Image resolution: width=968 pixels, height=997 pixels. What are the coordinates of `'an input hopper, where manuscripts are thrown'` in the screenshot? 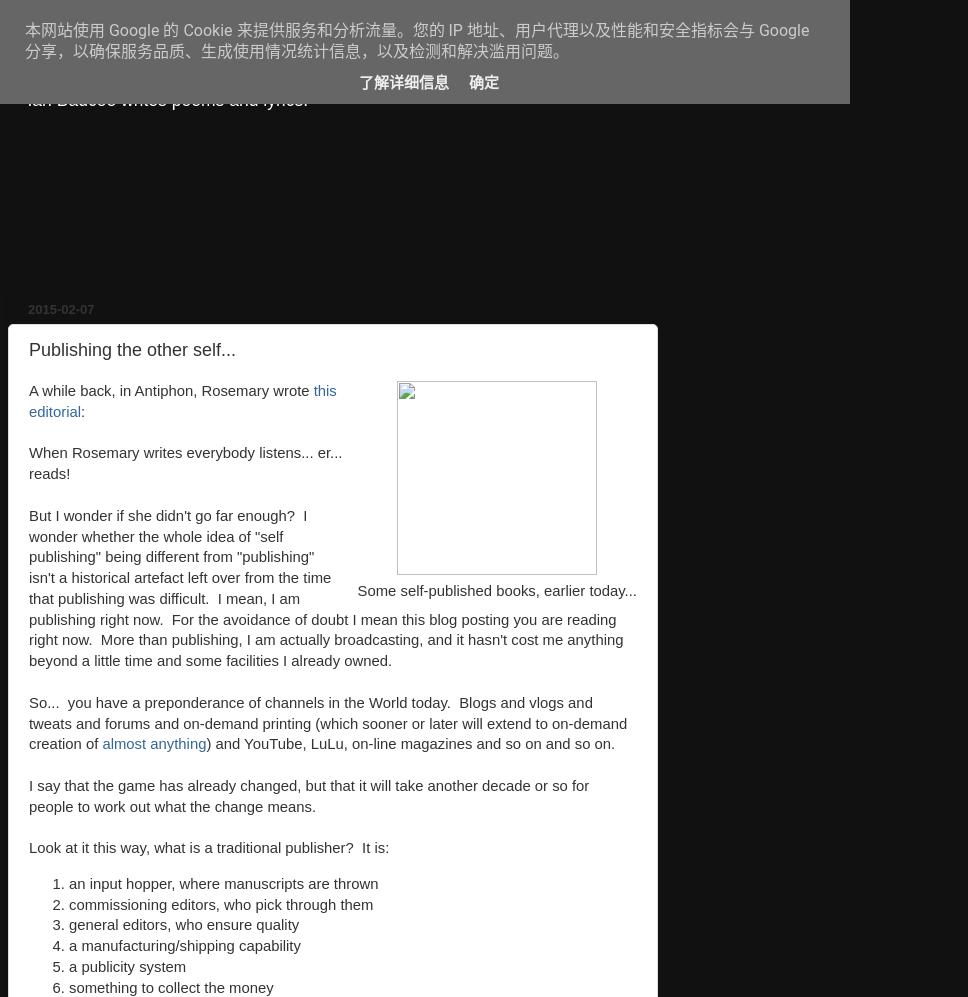 It's located at (222, 882).